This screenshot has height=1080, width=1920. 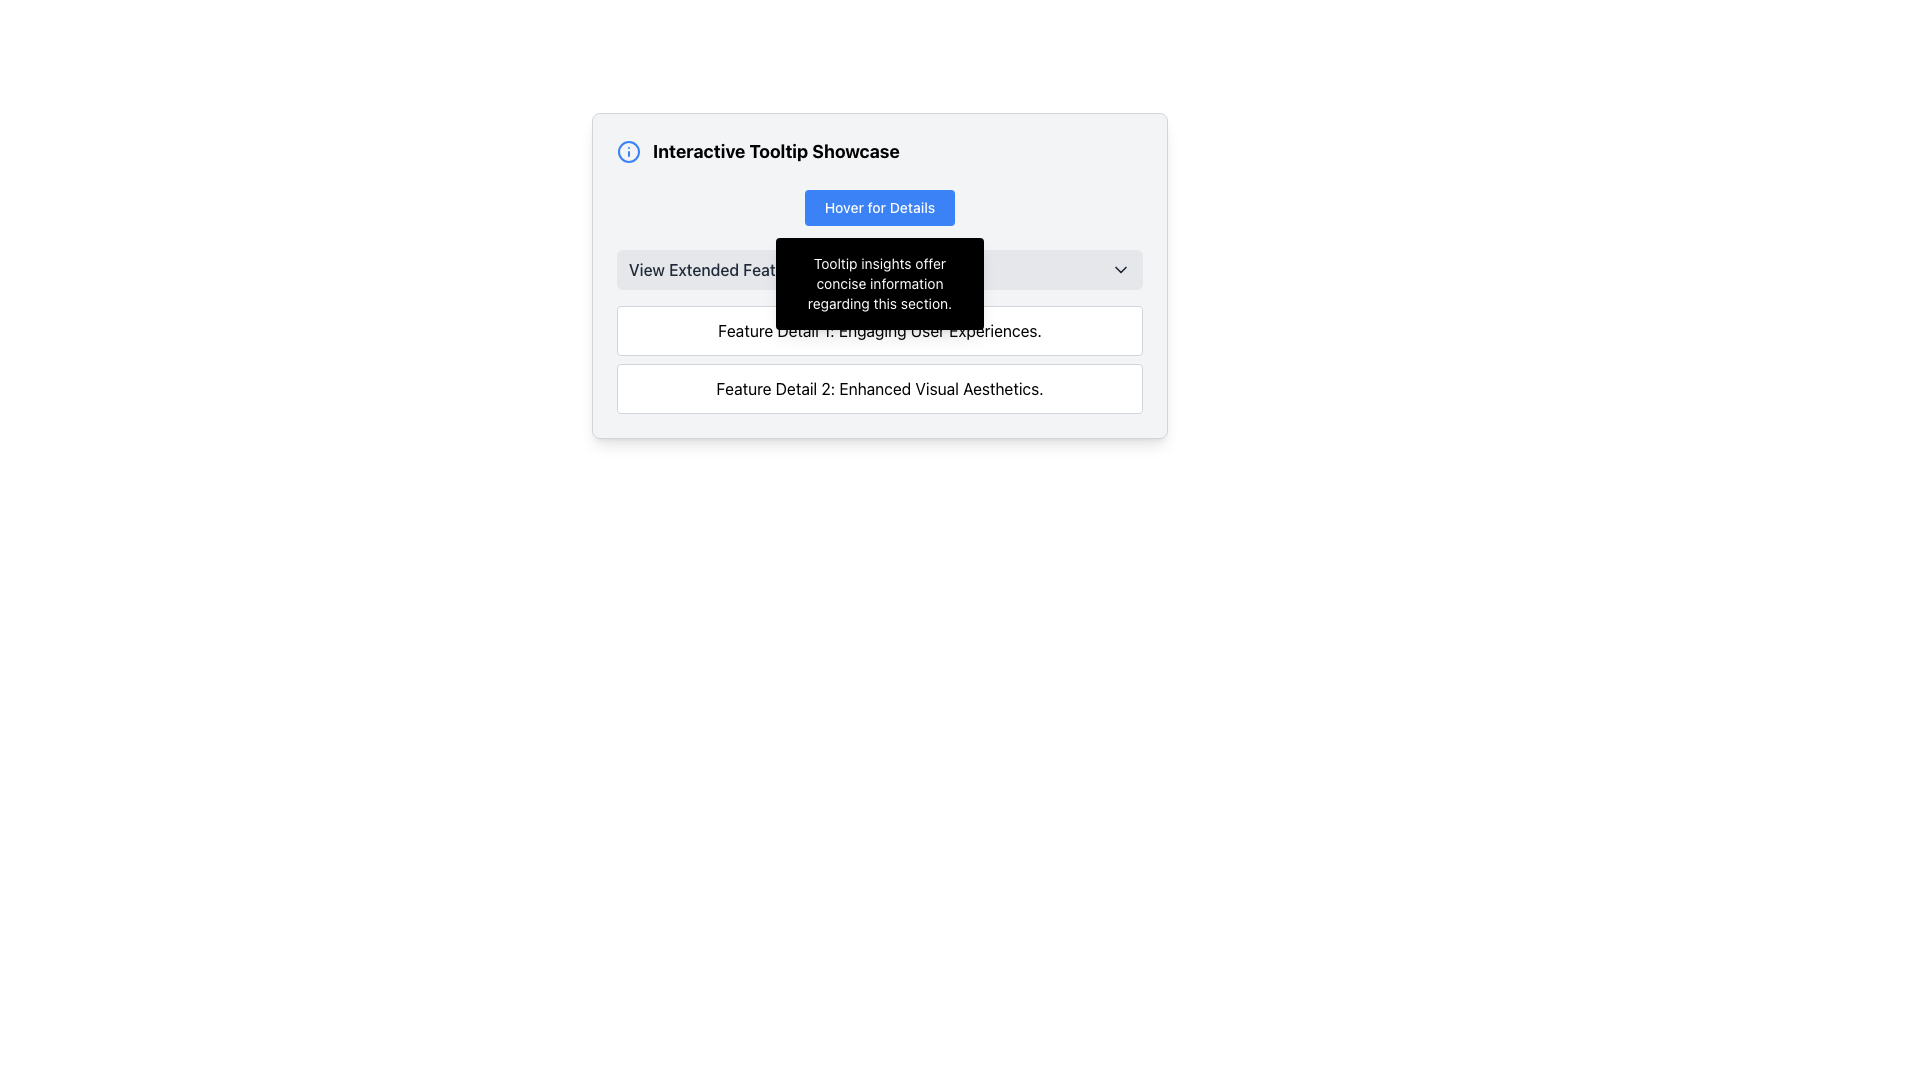 I want to click on the tooltip that provides additional information, which is displayed directly below the 'Hover for Details' button and horizontally aligned with it, so click(x=879, y=284).